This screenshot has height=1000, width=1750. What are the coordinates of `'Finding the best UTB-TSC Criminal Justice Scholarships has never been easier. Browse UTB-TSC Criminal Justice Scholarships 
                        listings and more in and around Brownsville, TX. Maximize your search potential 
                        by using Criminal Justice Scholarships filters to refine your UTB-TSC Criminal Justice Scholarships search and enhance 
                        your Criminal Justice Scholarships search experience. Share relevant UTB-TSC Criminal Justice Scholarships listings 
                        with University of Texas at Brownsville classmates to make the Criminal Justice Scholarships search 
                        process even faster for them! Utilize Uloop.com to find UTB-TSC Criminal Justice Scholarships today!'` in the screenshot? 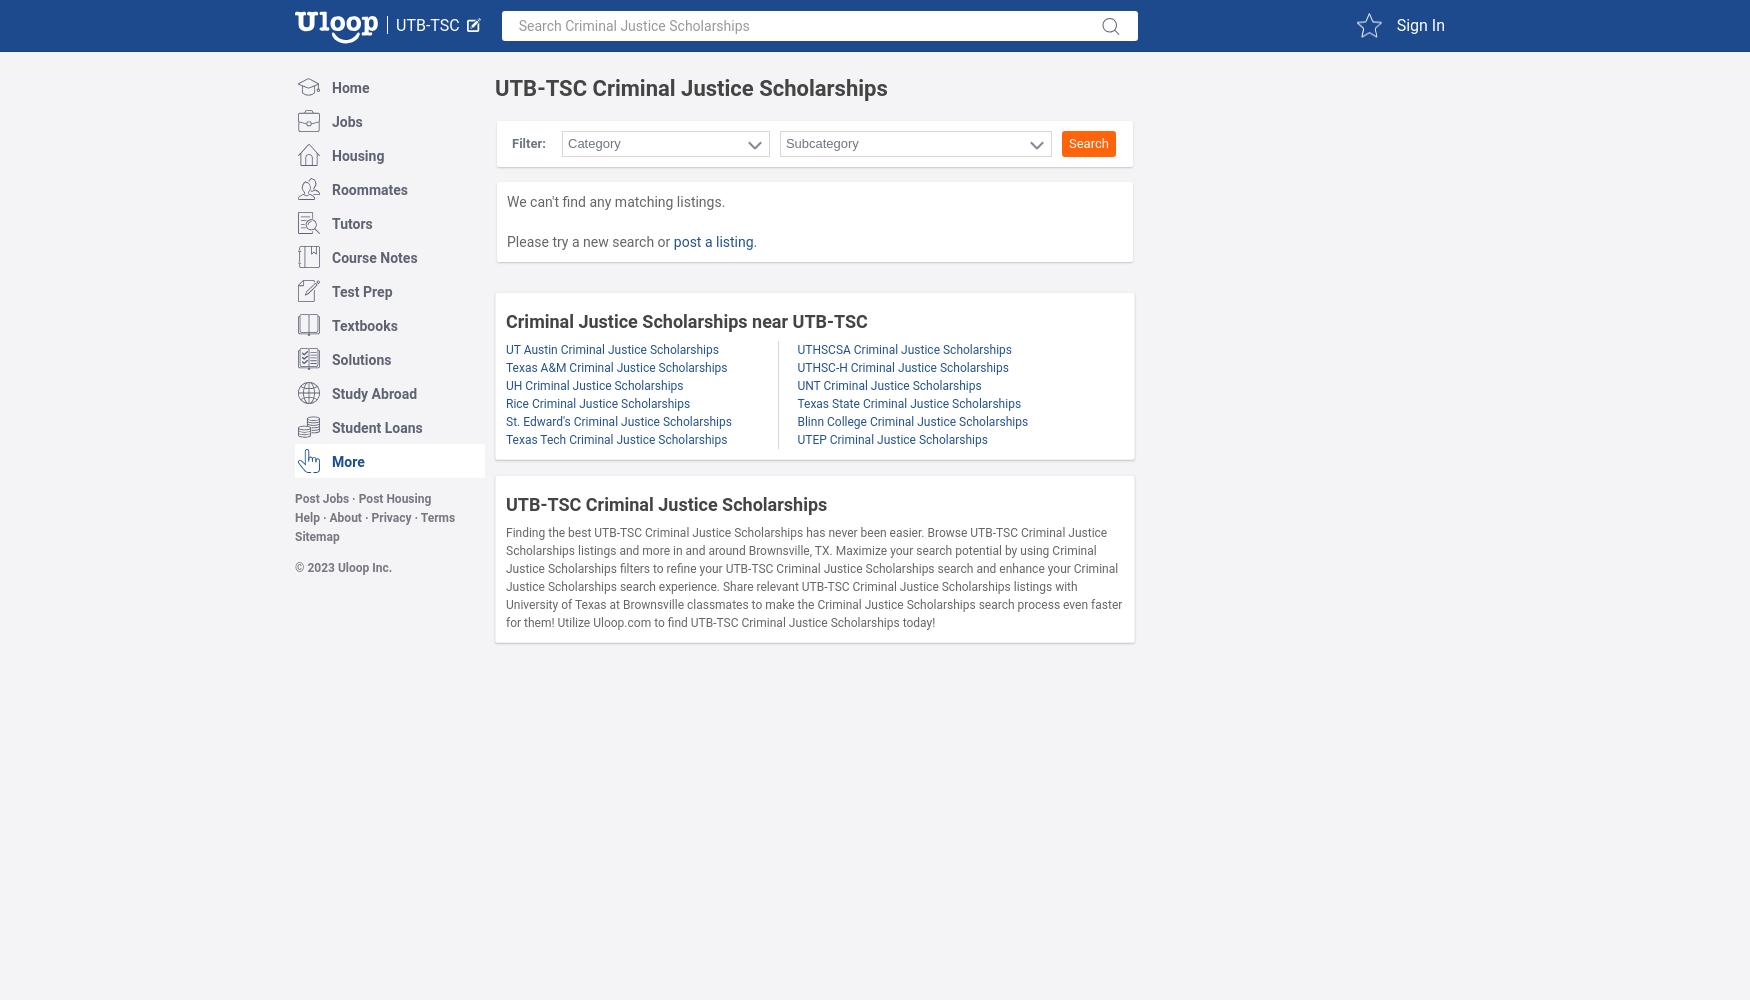 It's located at (504, 577).